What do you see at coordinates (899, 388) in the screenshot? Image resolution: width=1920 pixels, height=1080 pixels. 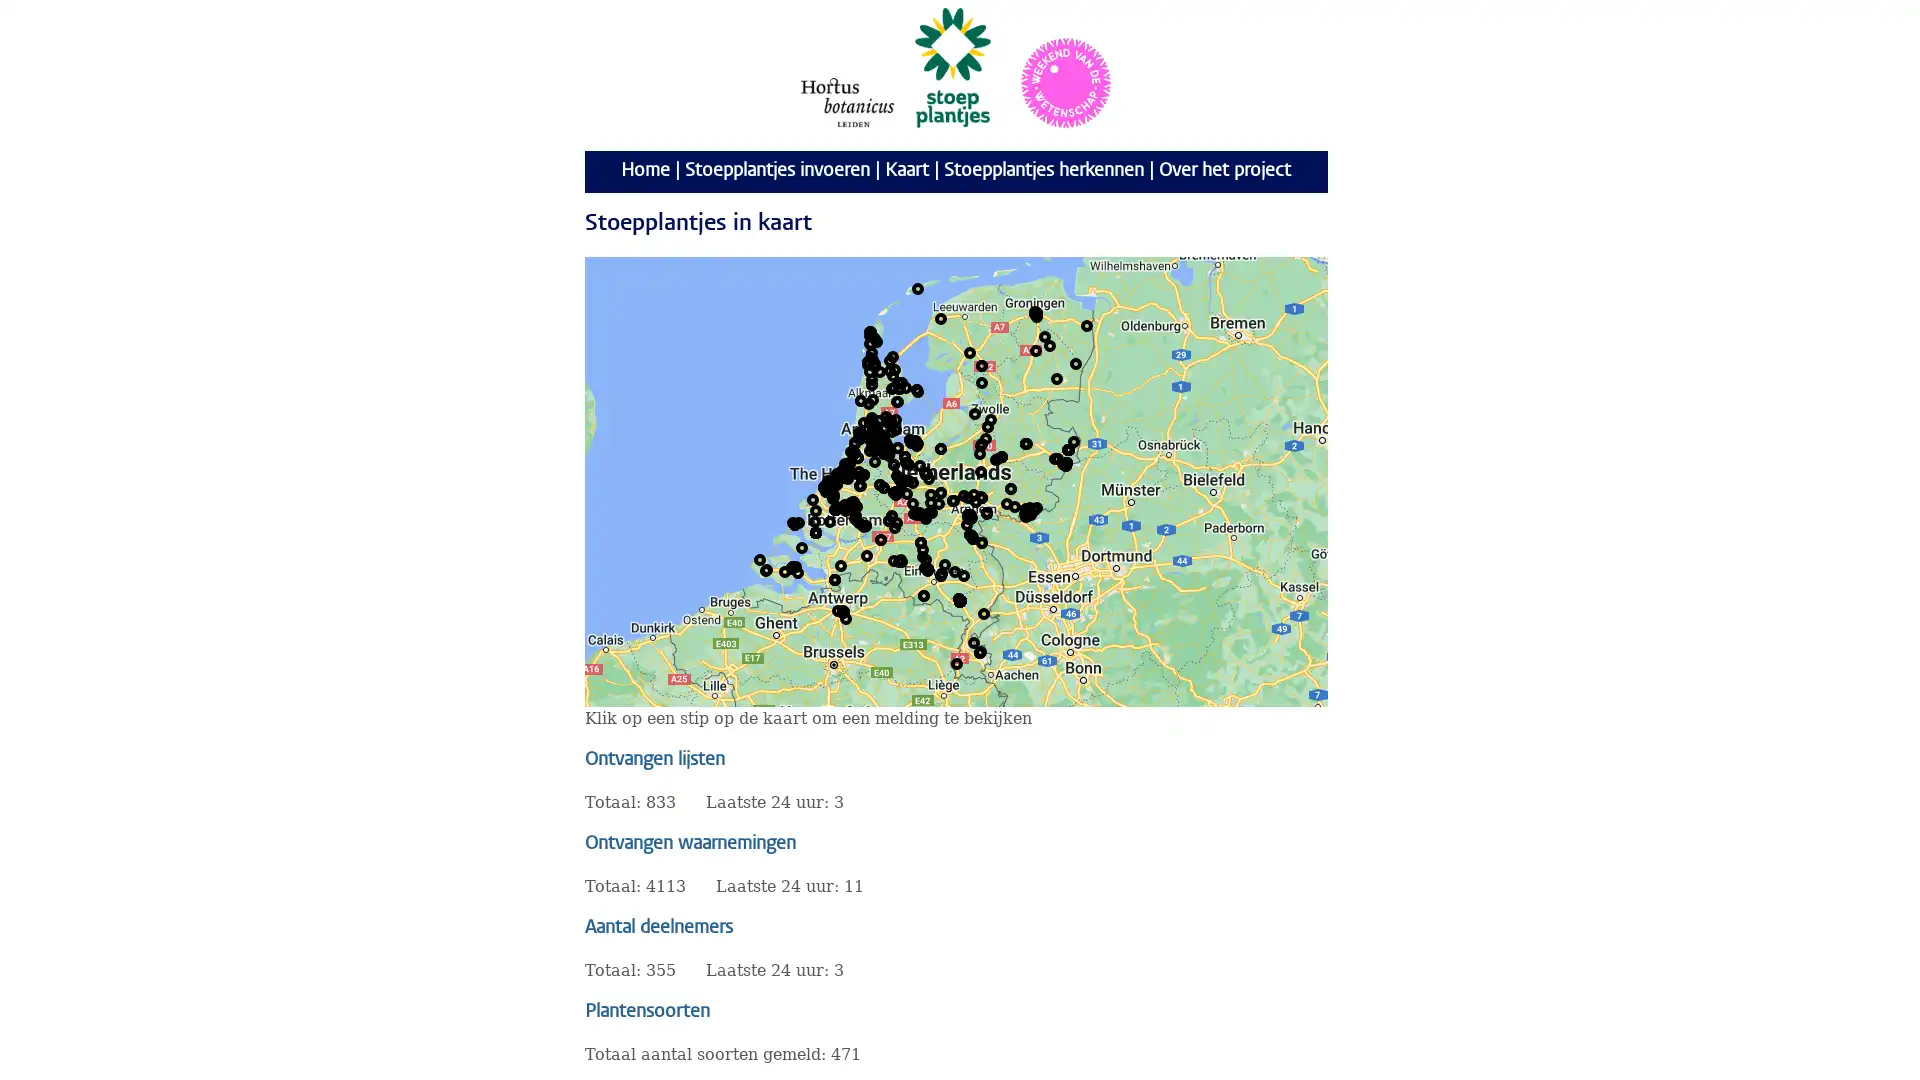 I see `Telling van op 21 januari 2022` at bounding box center [899, 388].